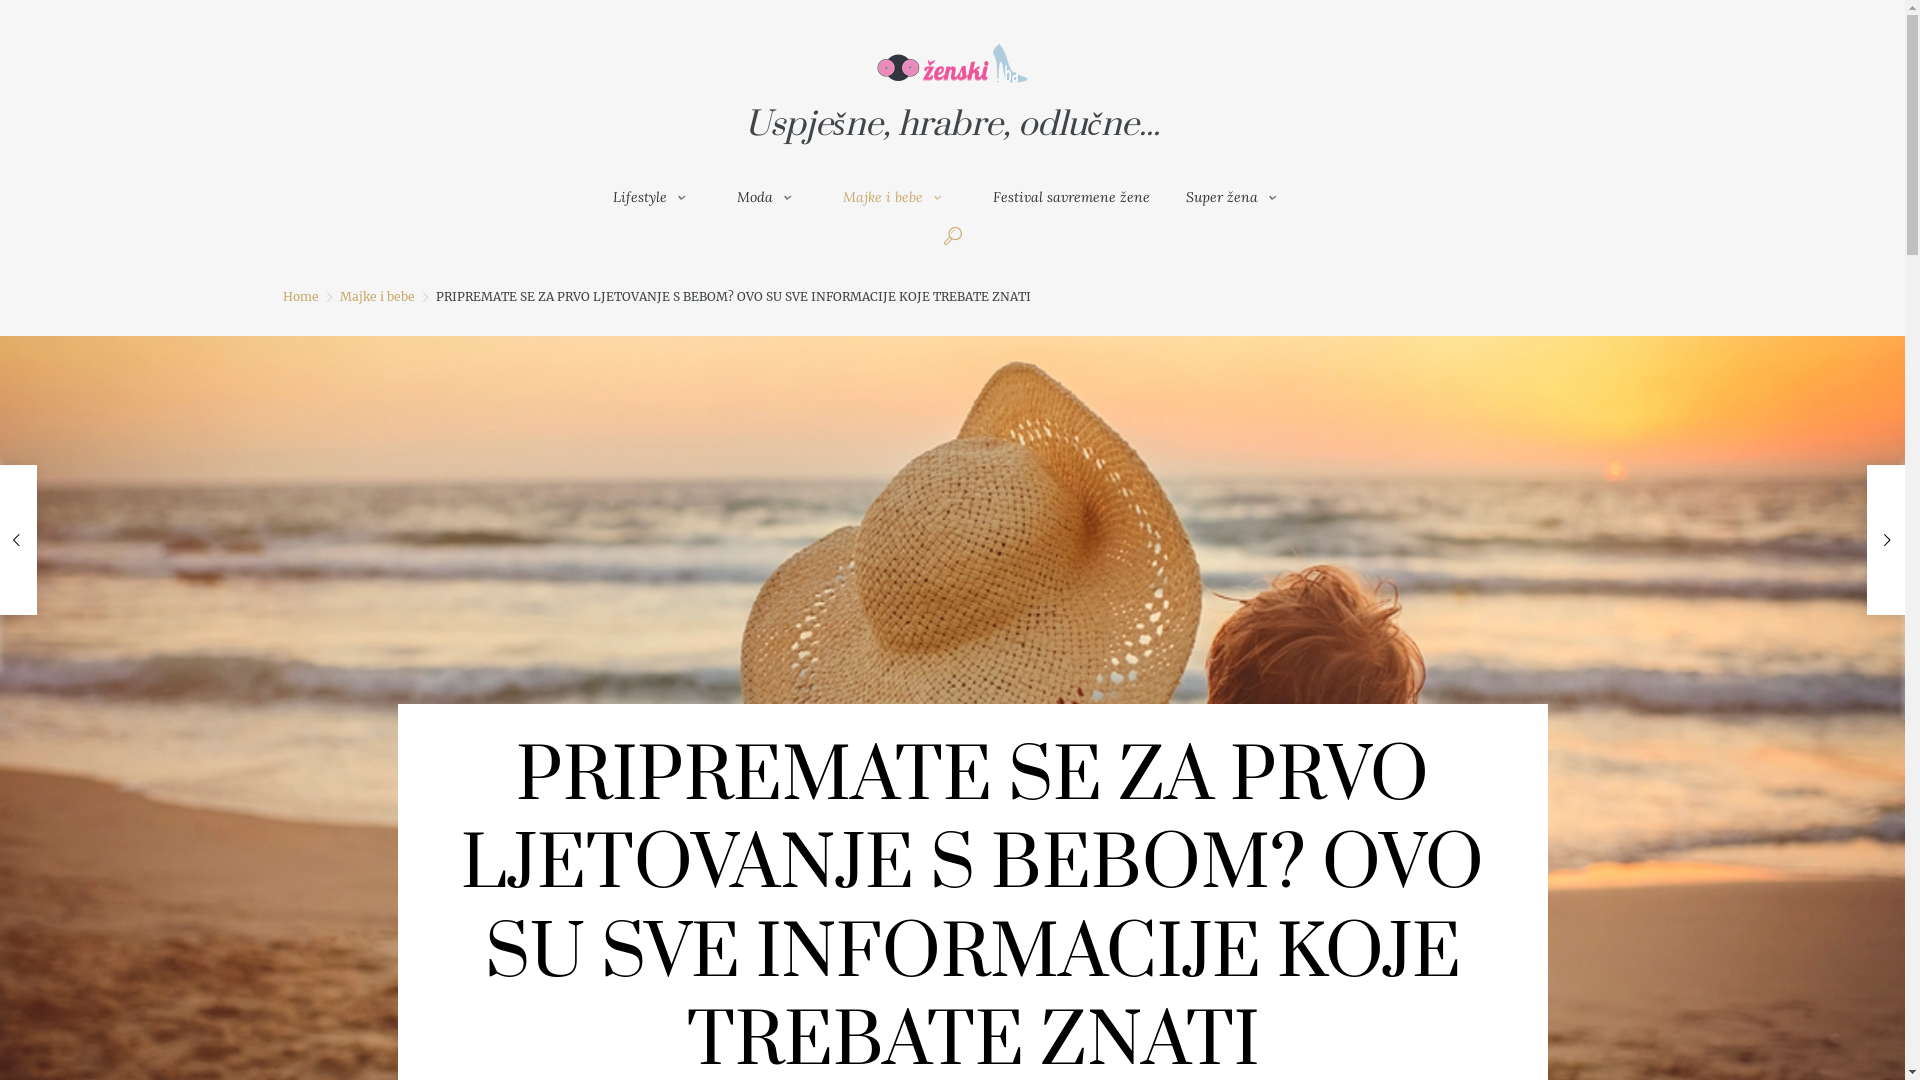 This screenshot has width=1920, height=1080. What do you see at coordinates (771, 196) in the screenshot?
I see `'Moda'` at bounding box center [771, 196].